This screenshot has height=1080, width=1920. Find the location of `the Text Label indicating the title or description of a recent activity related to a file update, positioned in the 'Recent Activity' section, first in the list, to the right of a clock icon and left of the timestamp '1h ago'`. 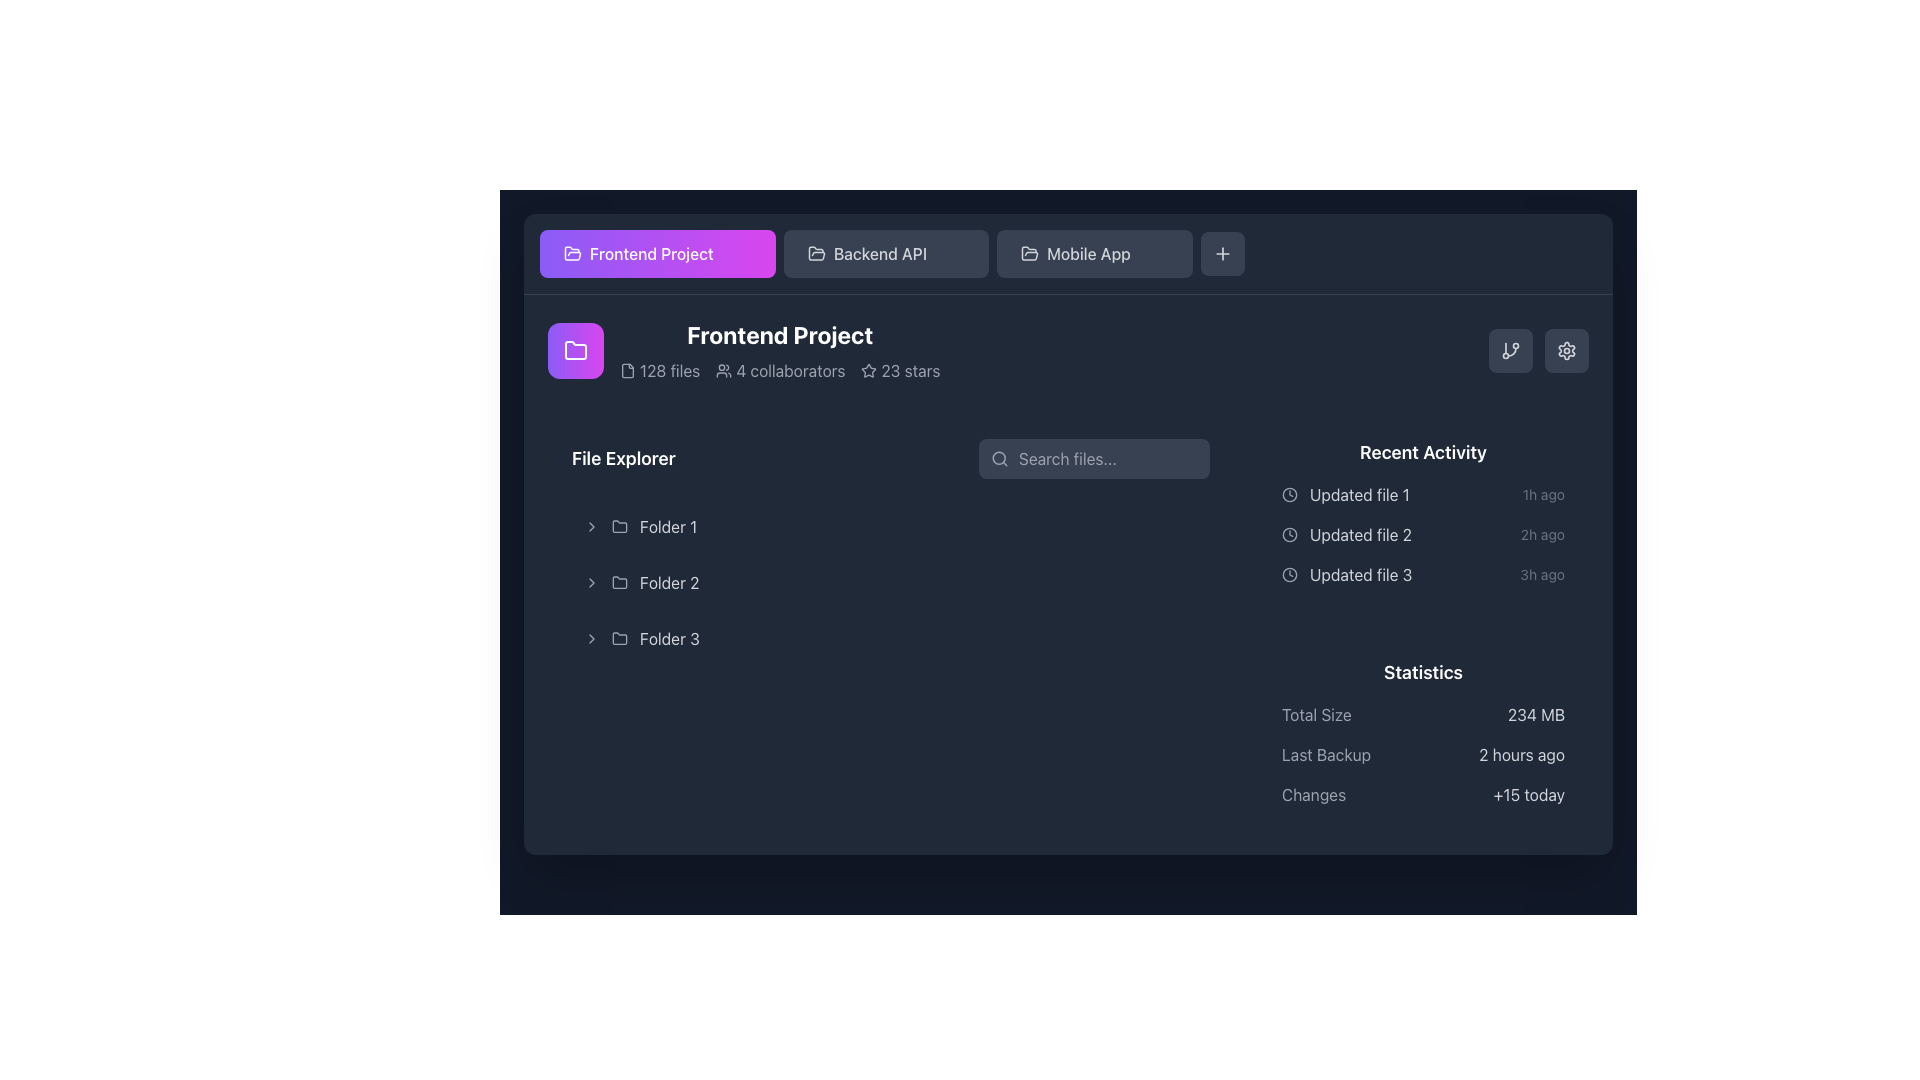

the Text Label indicating the title or description of a recent activity related to a file update, positioned in the 'Recent Activity' section, first in the list, to the right of a clock icon and left of the timestamp '1h ago' is located at coordinates (1359, 494).